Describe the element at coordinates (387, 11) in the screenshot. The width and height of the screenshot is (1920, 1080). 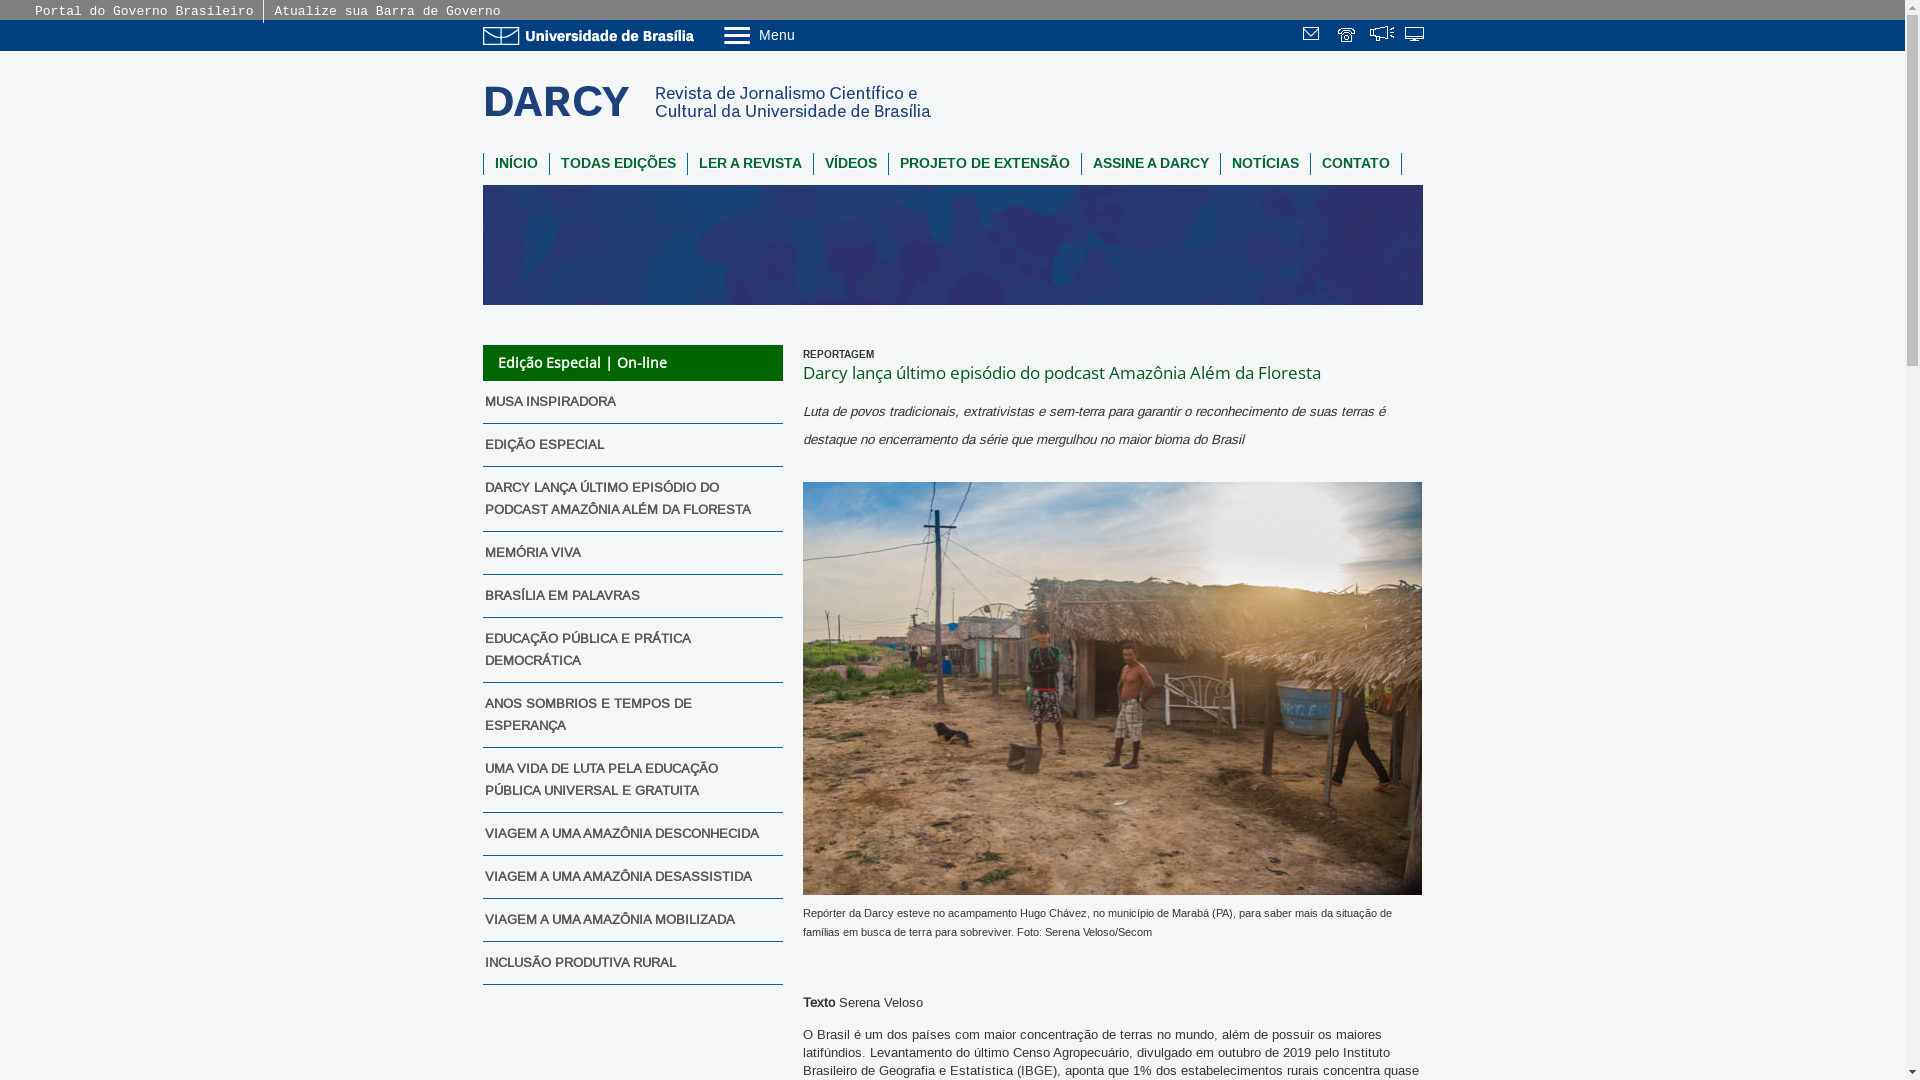
I see `'Atualize sua Barra de Governo'` at that location.